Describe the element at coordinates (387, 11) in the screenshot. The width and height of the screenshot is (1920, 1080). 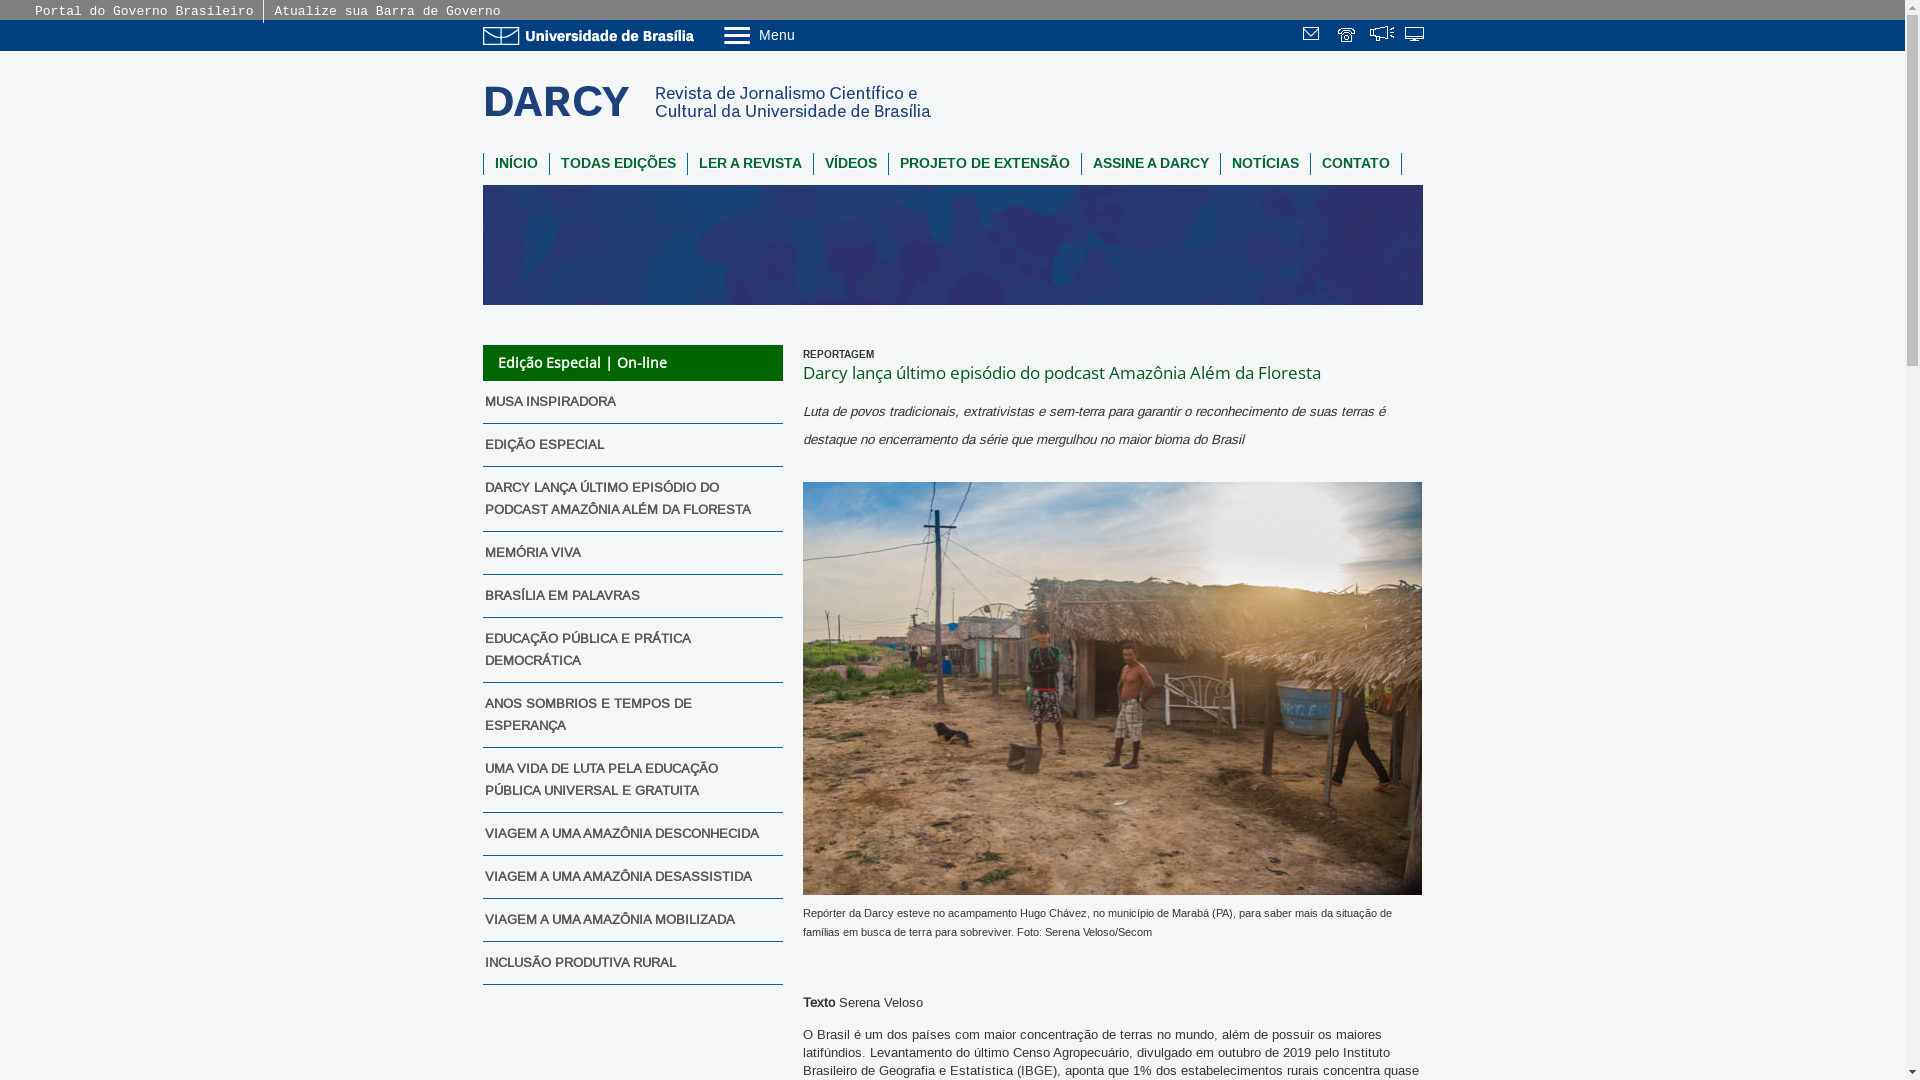
I see `'Atualize sua Barra de Governo'` at that location.